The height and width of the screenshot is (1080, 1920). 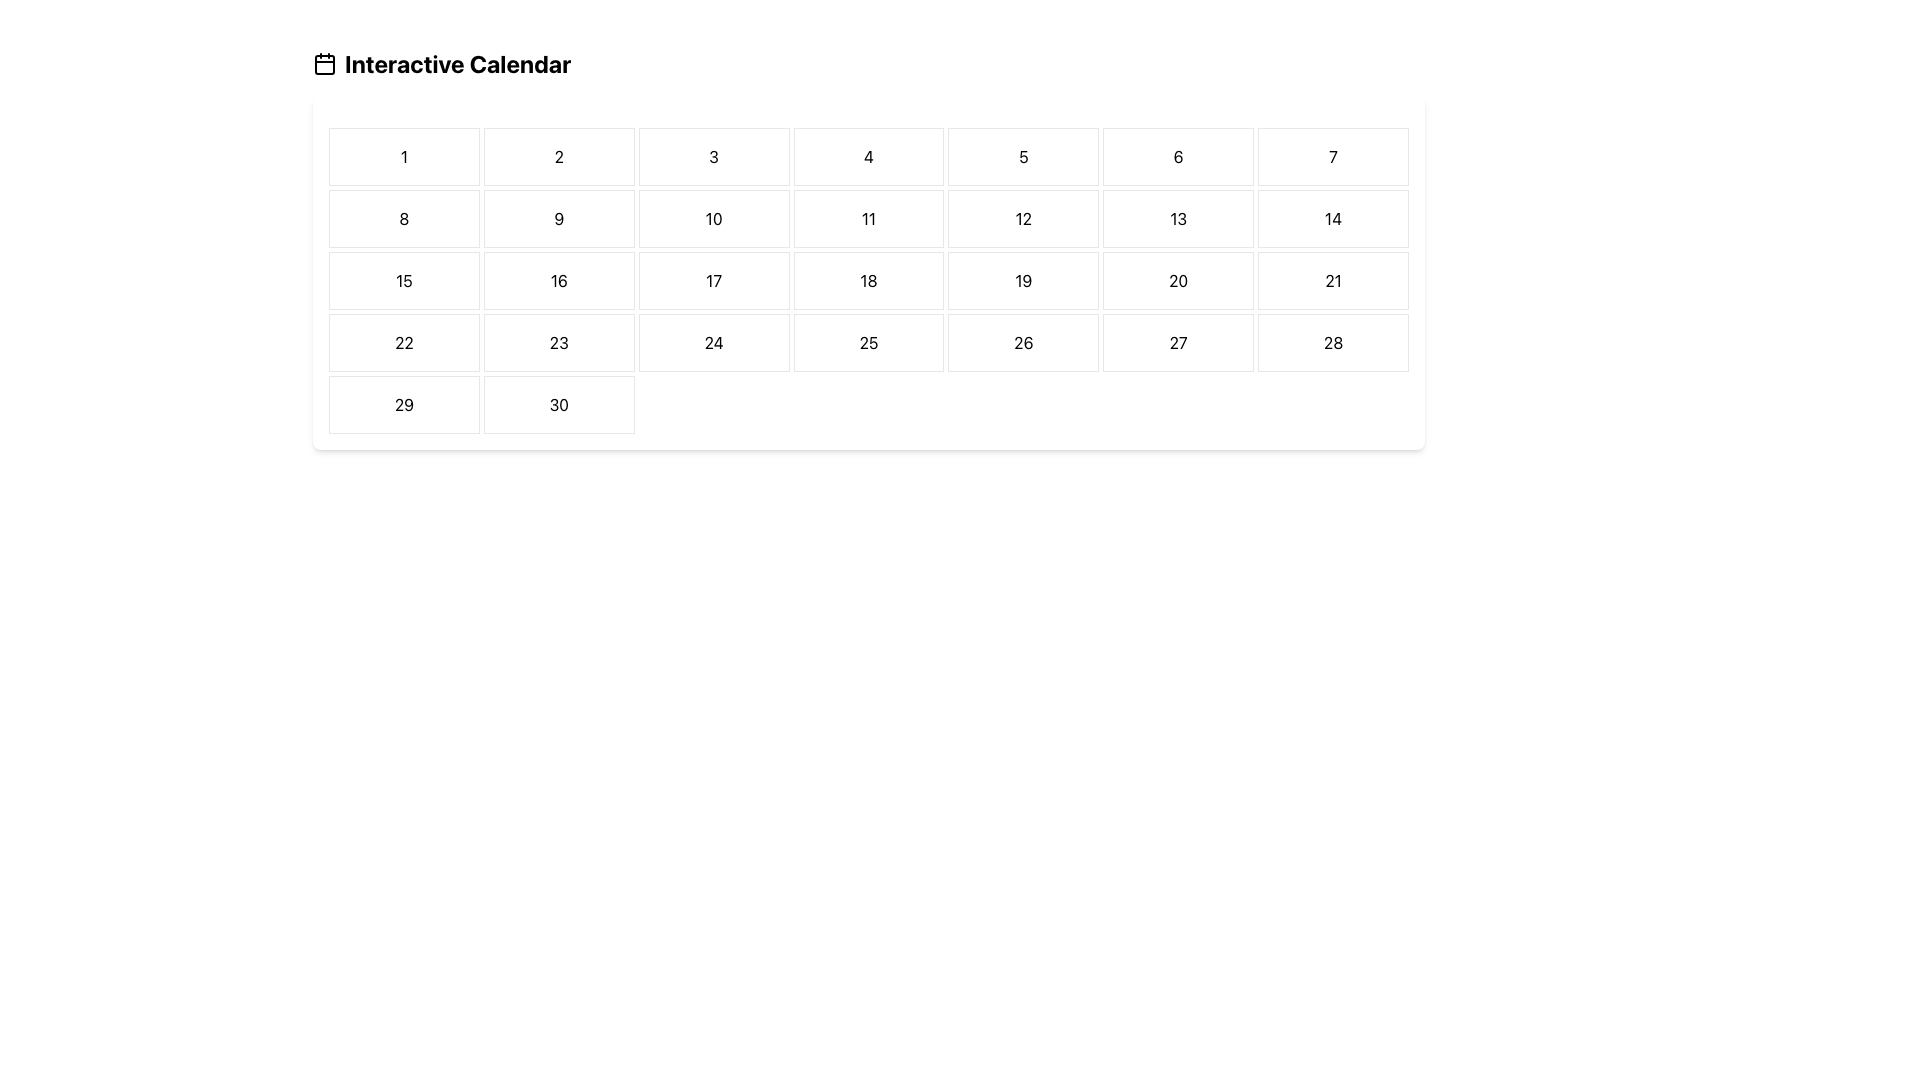 What do you see at coordinates (868, 342) in the screenshot?
I see `the rectangular grid cell containing the number '25', located in the fourth row and fourth column of the grid, which highlights with a blue background on hover` at bounding box center [868, 342].